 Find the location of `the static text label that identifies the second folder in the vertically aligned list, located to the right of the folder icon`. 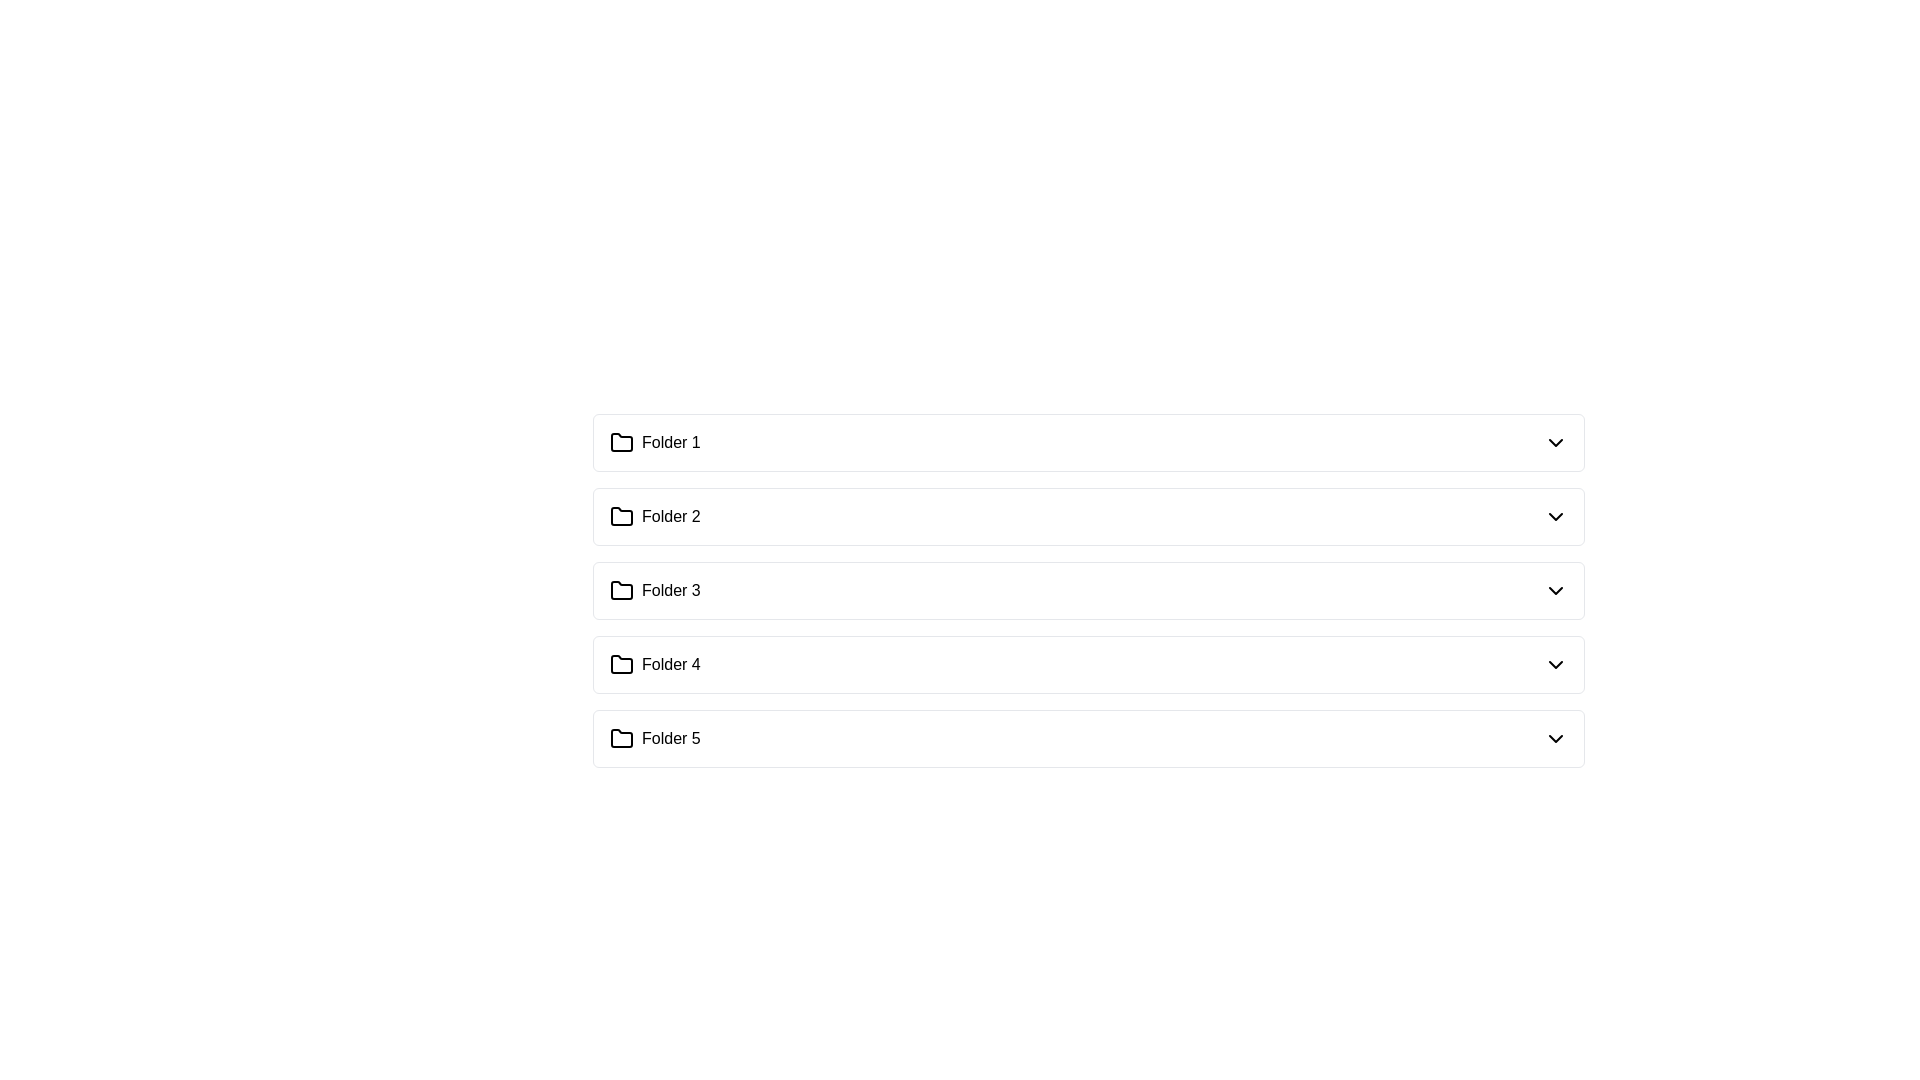

the static text label that identifies the second folder in the vertically aligned list, located to the right of the folder icon is located at coordinates (671, 515).